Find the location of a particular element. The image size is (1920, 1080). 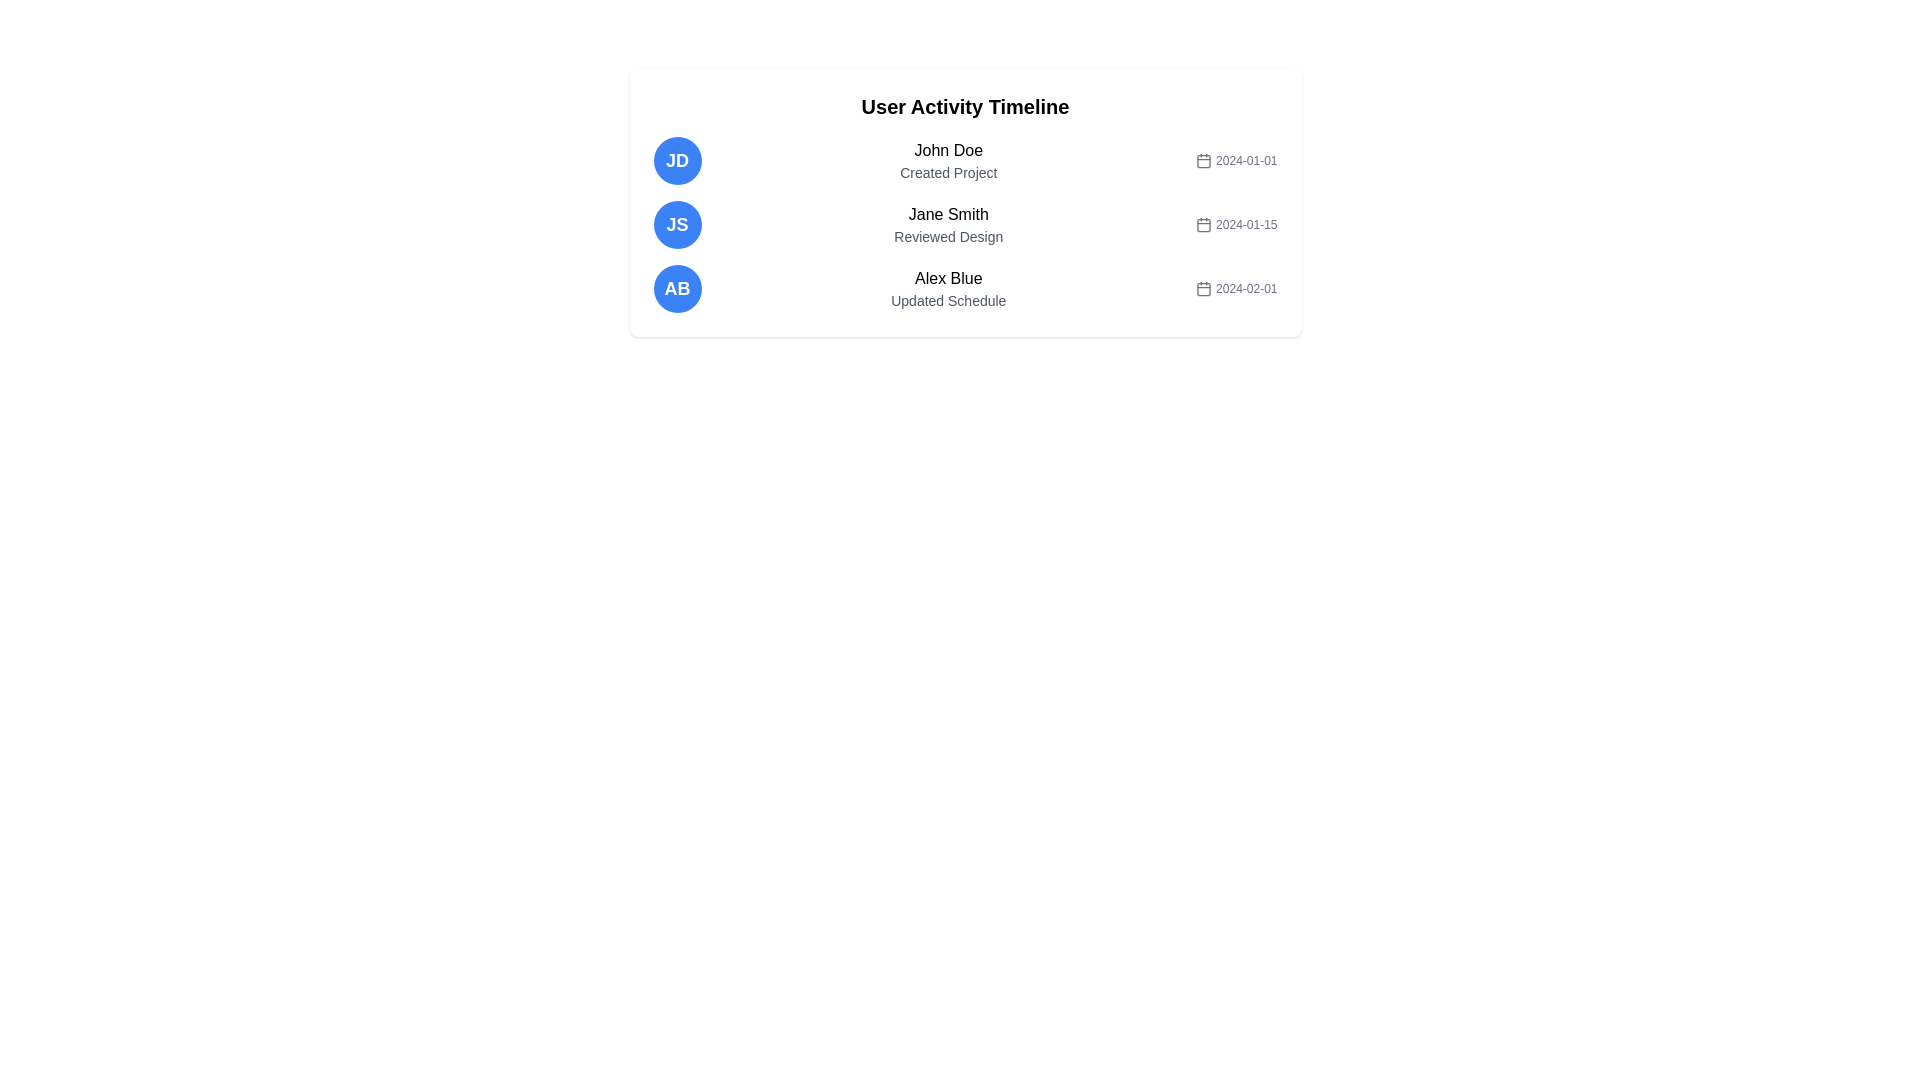

details of the second list item in the 'User Activity Timeline' containing a blue circular icon with initials 'JS', the name 'Jane Smith', a description 'Reviewed Design', and the date '2024-01-15' is located at coordinates (965, 224).